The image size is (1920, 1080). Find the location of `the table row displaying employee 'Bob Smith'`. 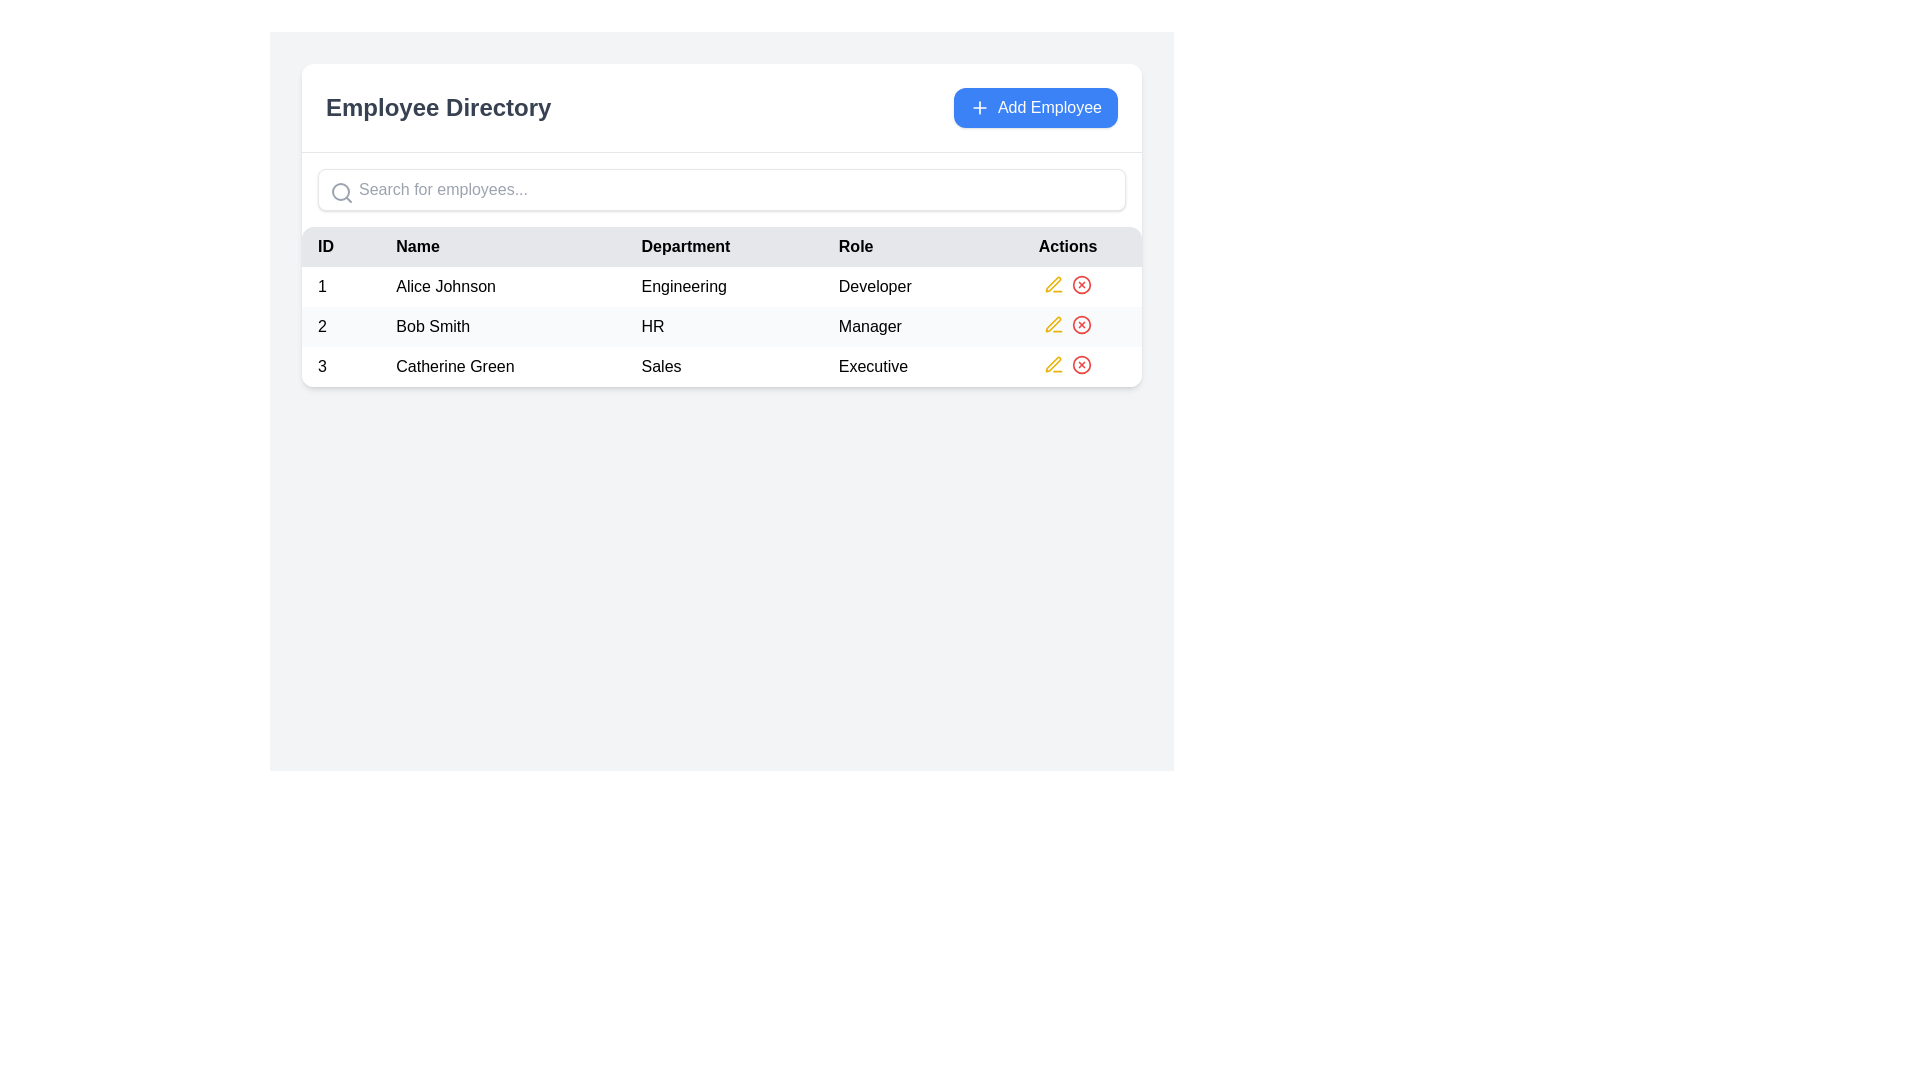

the table row displaying employee 'Bob Smith' is located at coordinates (720, 326).